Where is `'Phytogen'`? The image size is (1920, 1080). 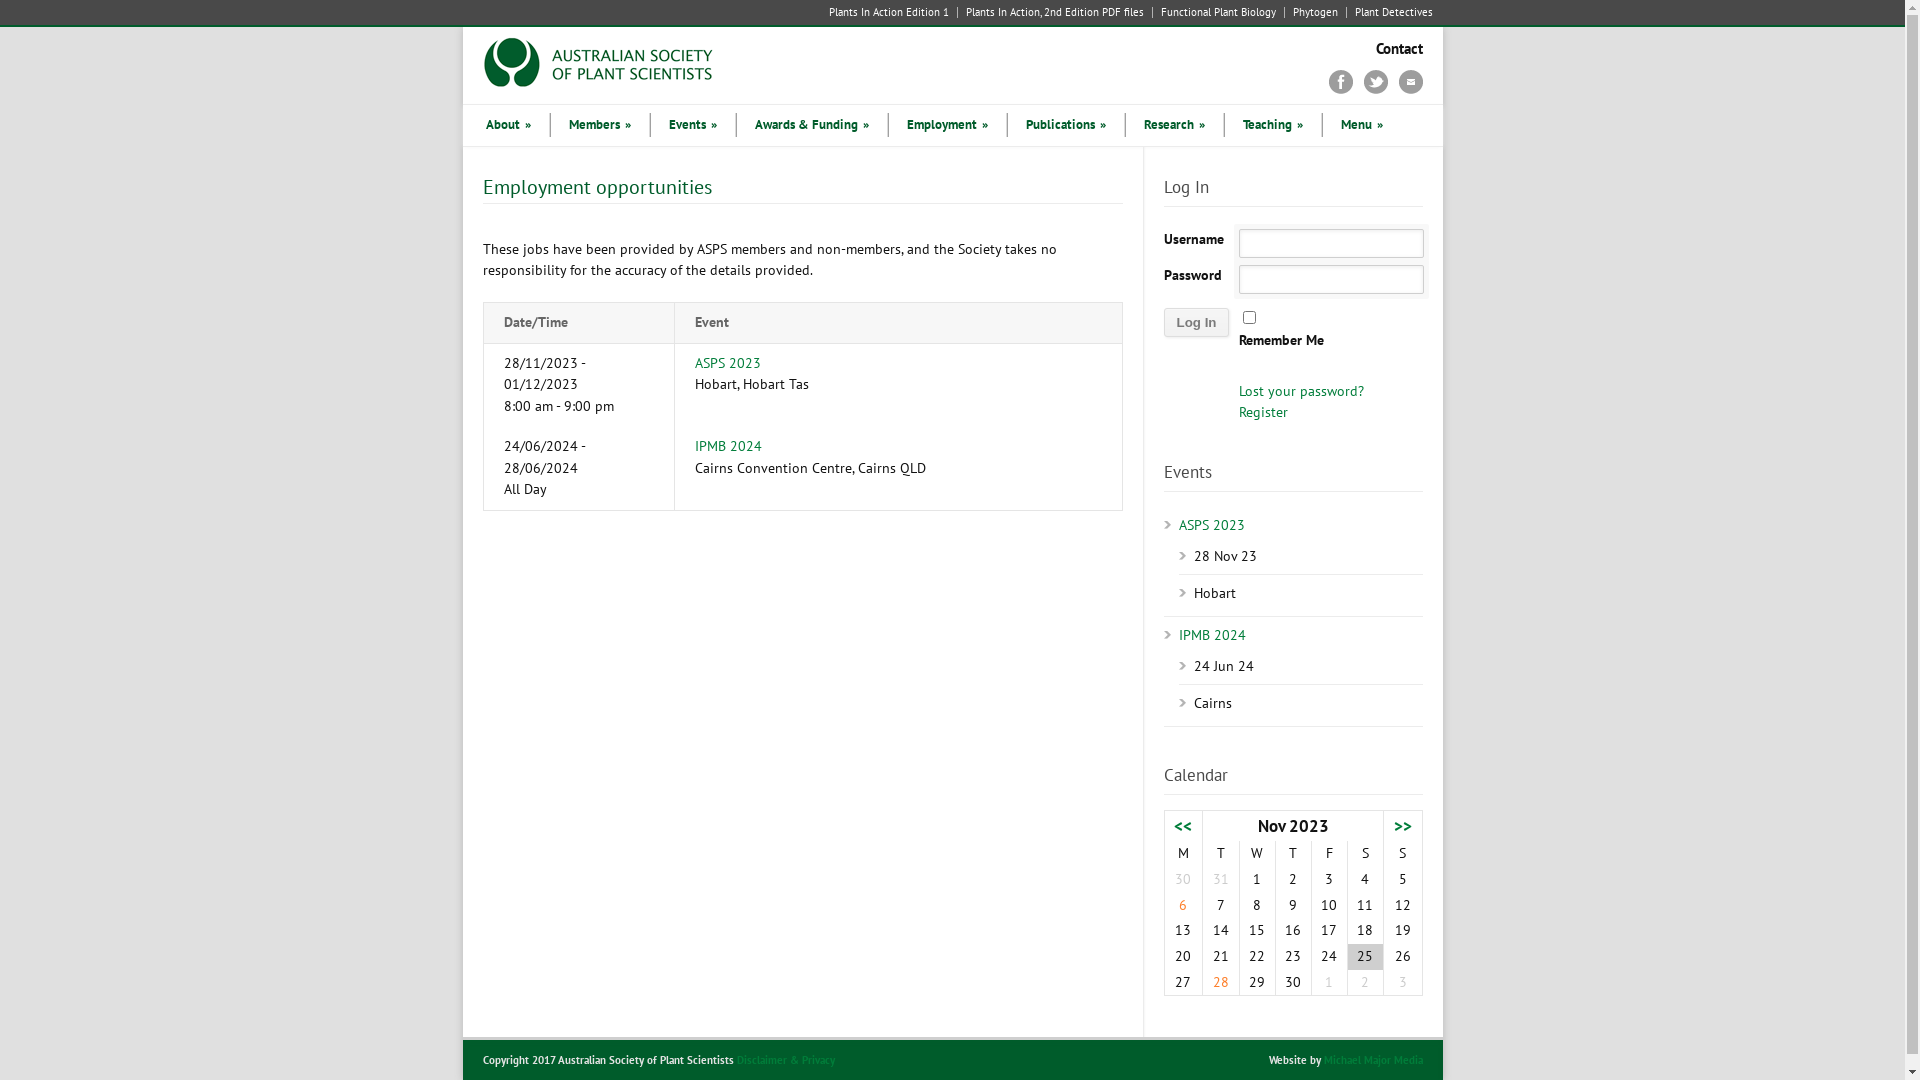
'Phytogen' is located at coordinates (1315, 12).